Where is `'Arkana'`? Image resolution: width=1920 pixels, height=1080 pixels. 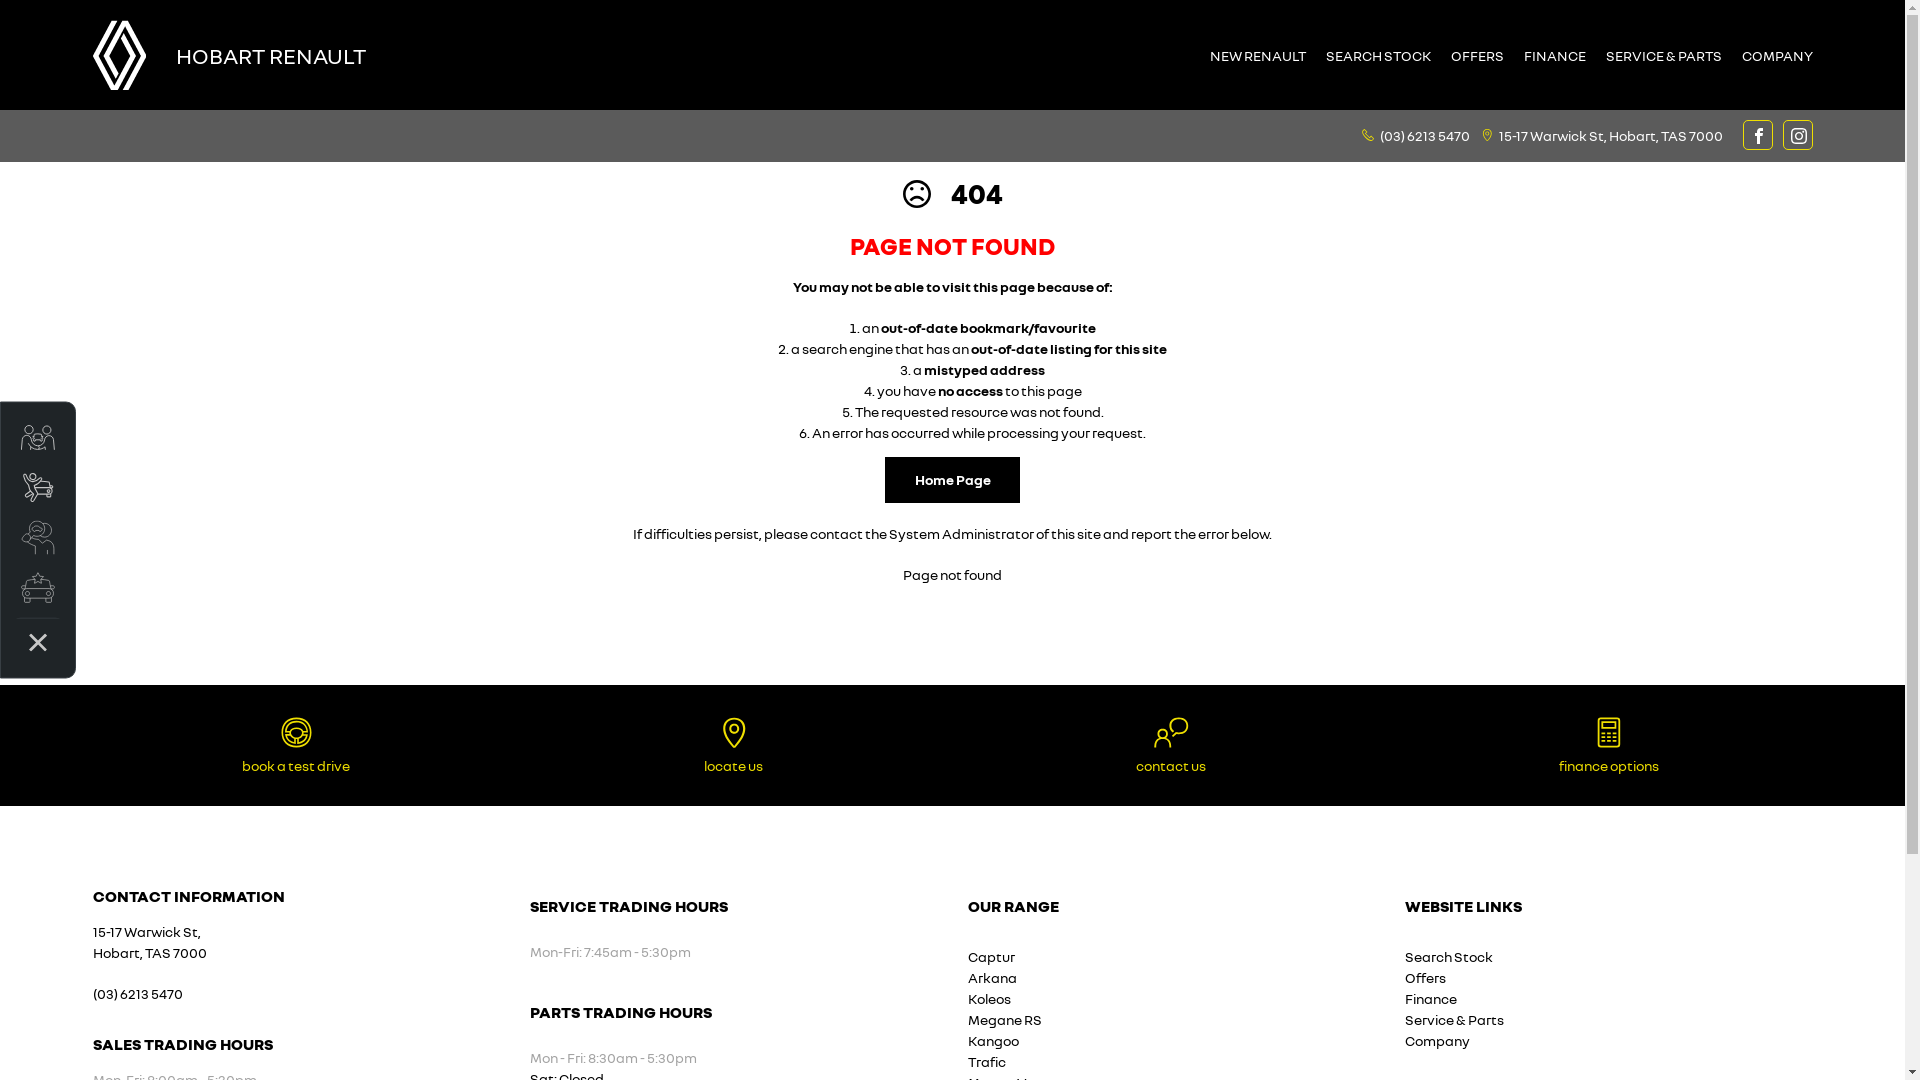 'Arkana' is located at coordinates (992, 976).